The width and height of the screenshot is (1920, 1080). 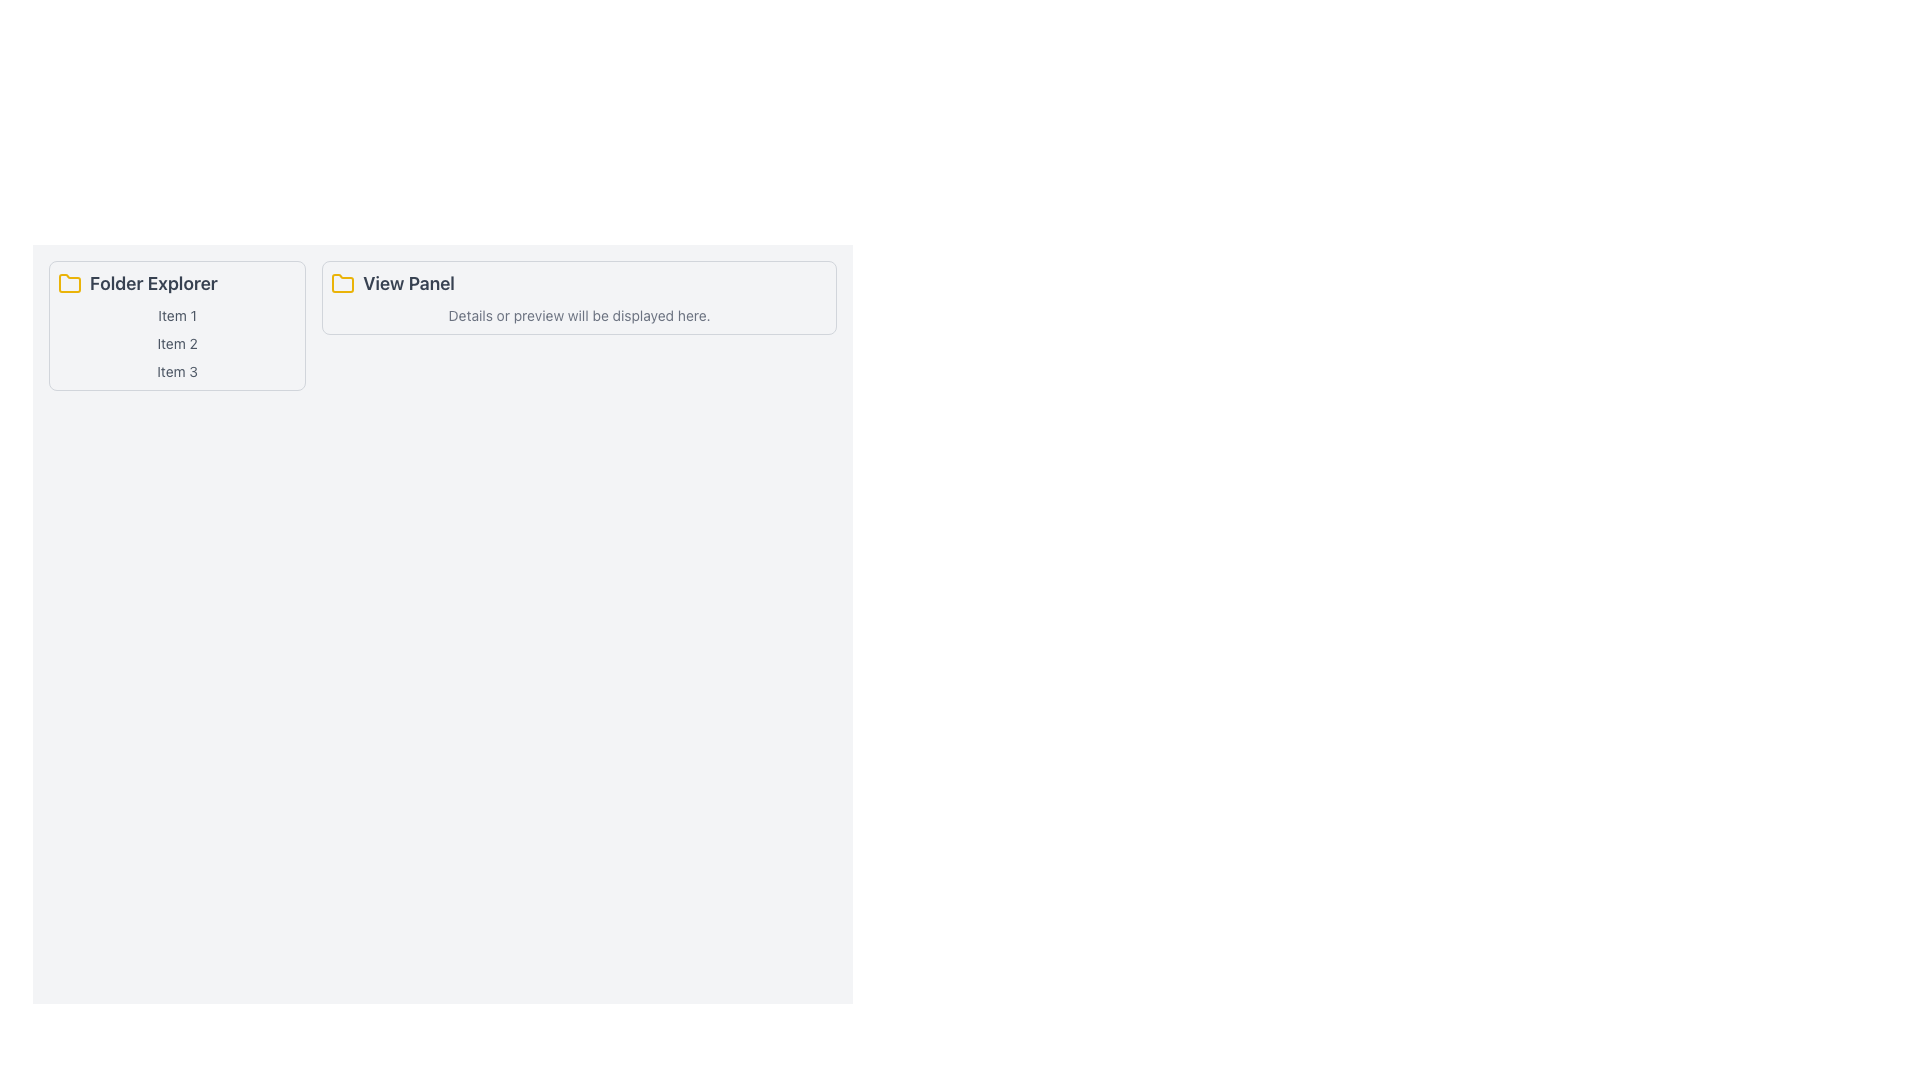 What do you see at coordinates (177, 371) in the screenshot?
I see `the third text label in the 'Folder Explorer' panel which represents an item in a list` at bounding box center [177, 371].